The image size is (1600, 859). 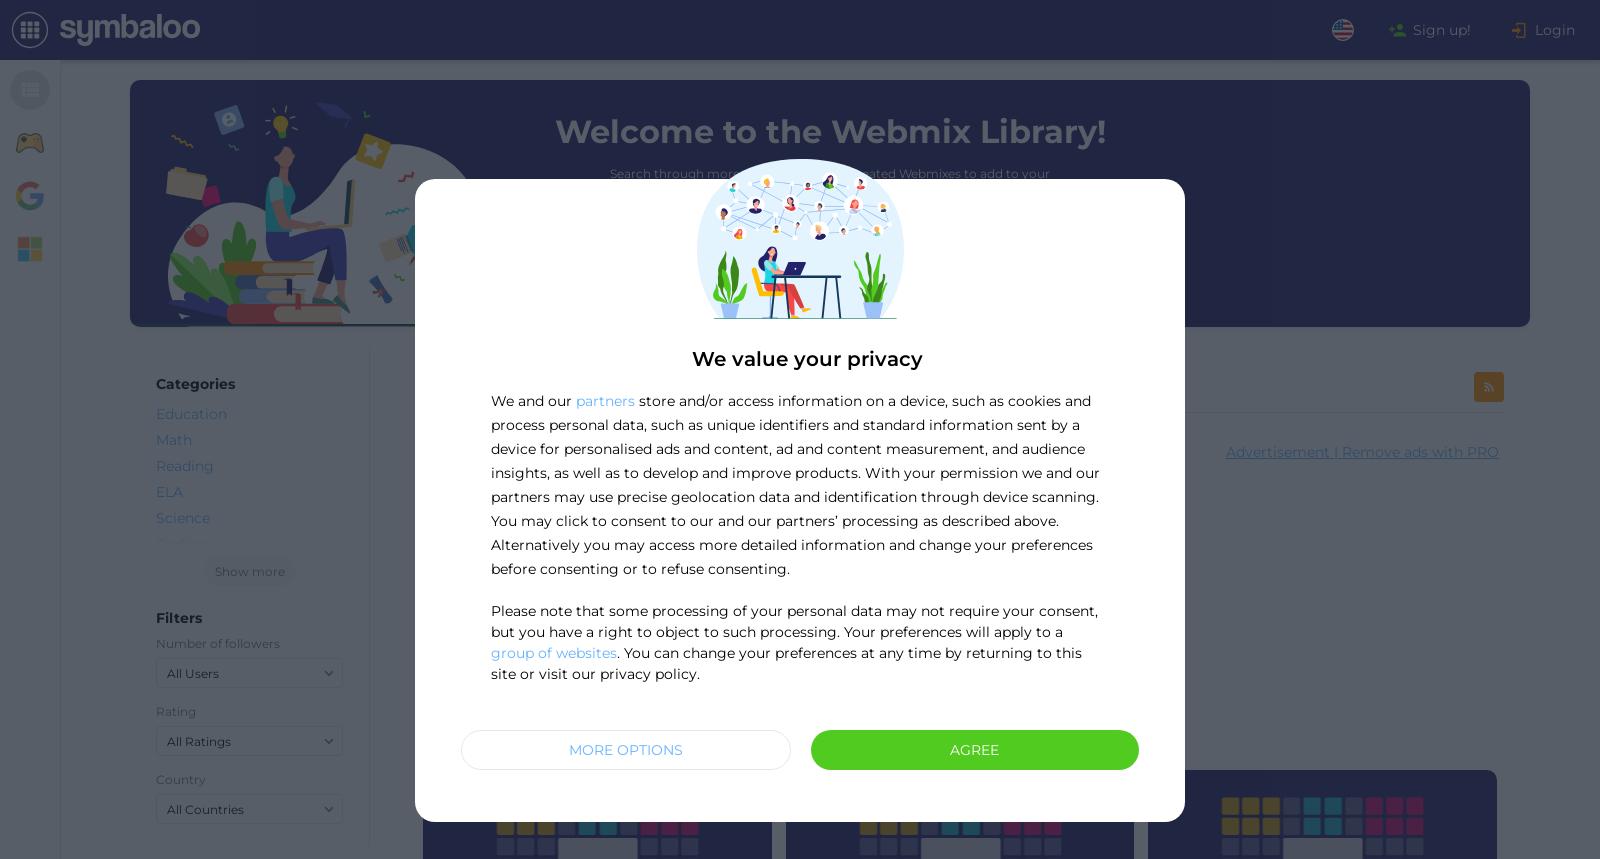 What do you see at coordinates (1075, 732) in the screenshot?
I see `'10+
								
								
							
							  Followers'` at bounding box center [1075, 732].